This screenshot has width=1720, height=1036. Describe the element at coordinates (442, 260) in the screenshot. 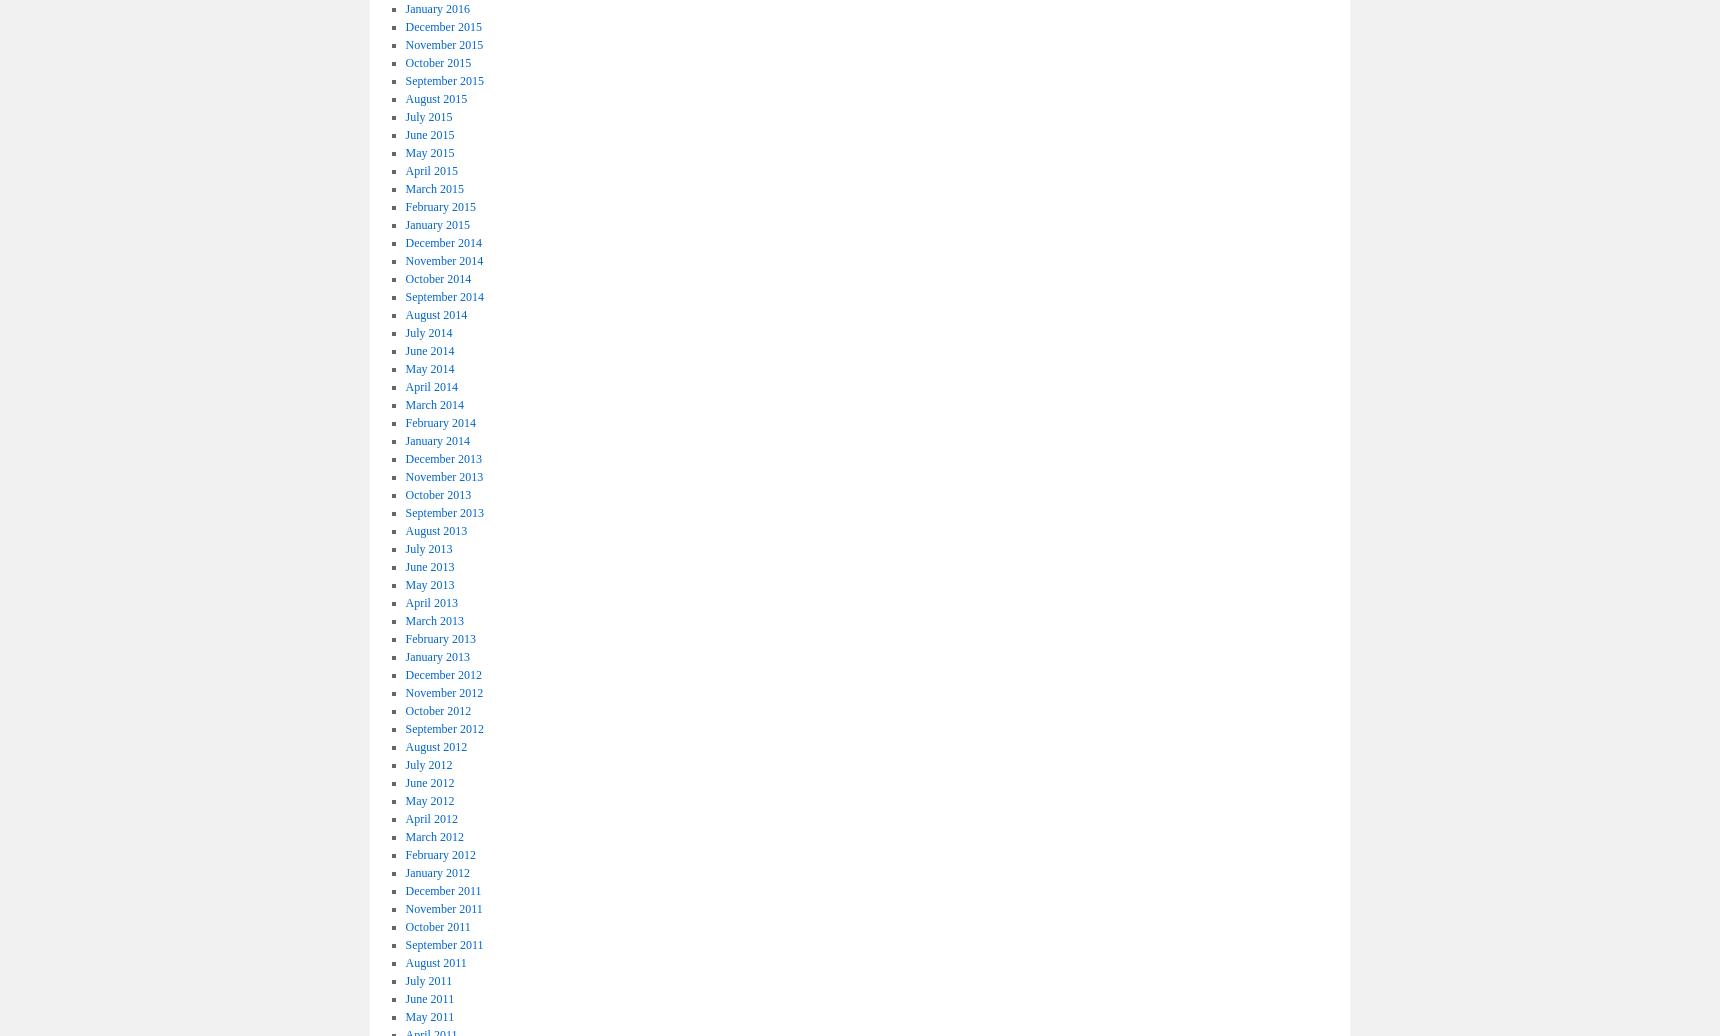

I see `'November 2014'` at that location.